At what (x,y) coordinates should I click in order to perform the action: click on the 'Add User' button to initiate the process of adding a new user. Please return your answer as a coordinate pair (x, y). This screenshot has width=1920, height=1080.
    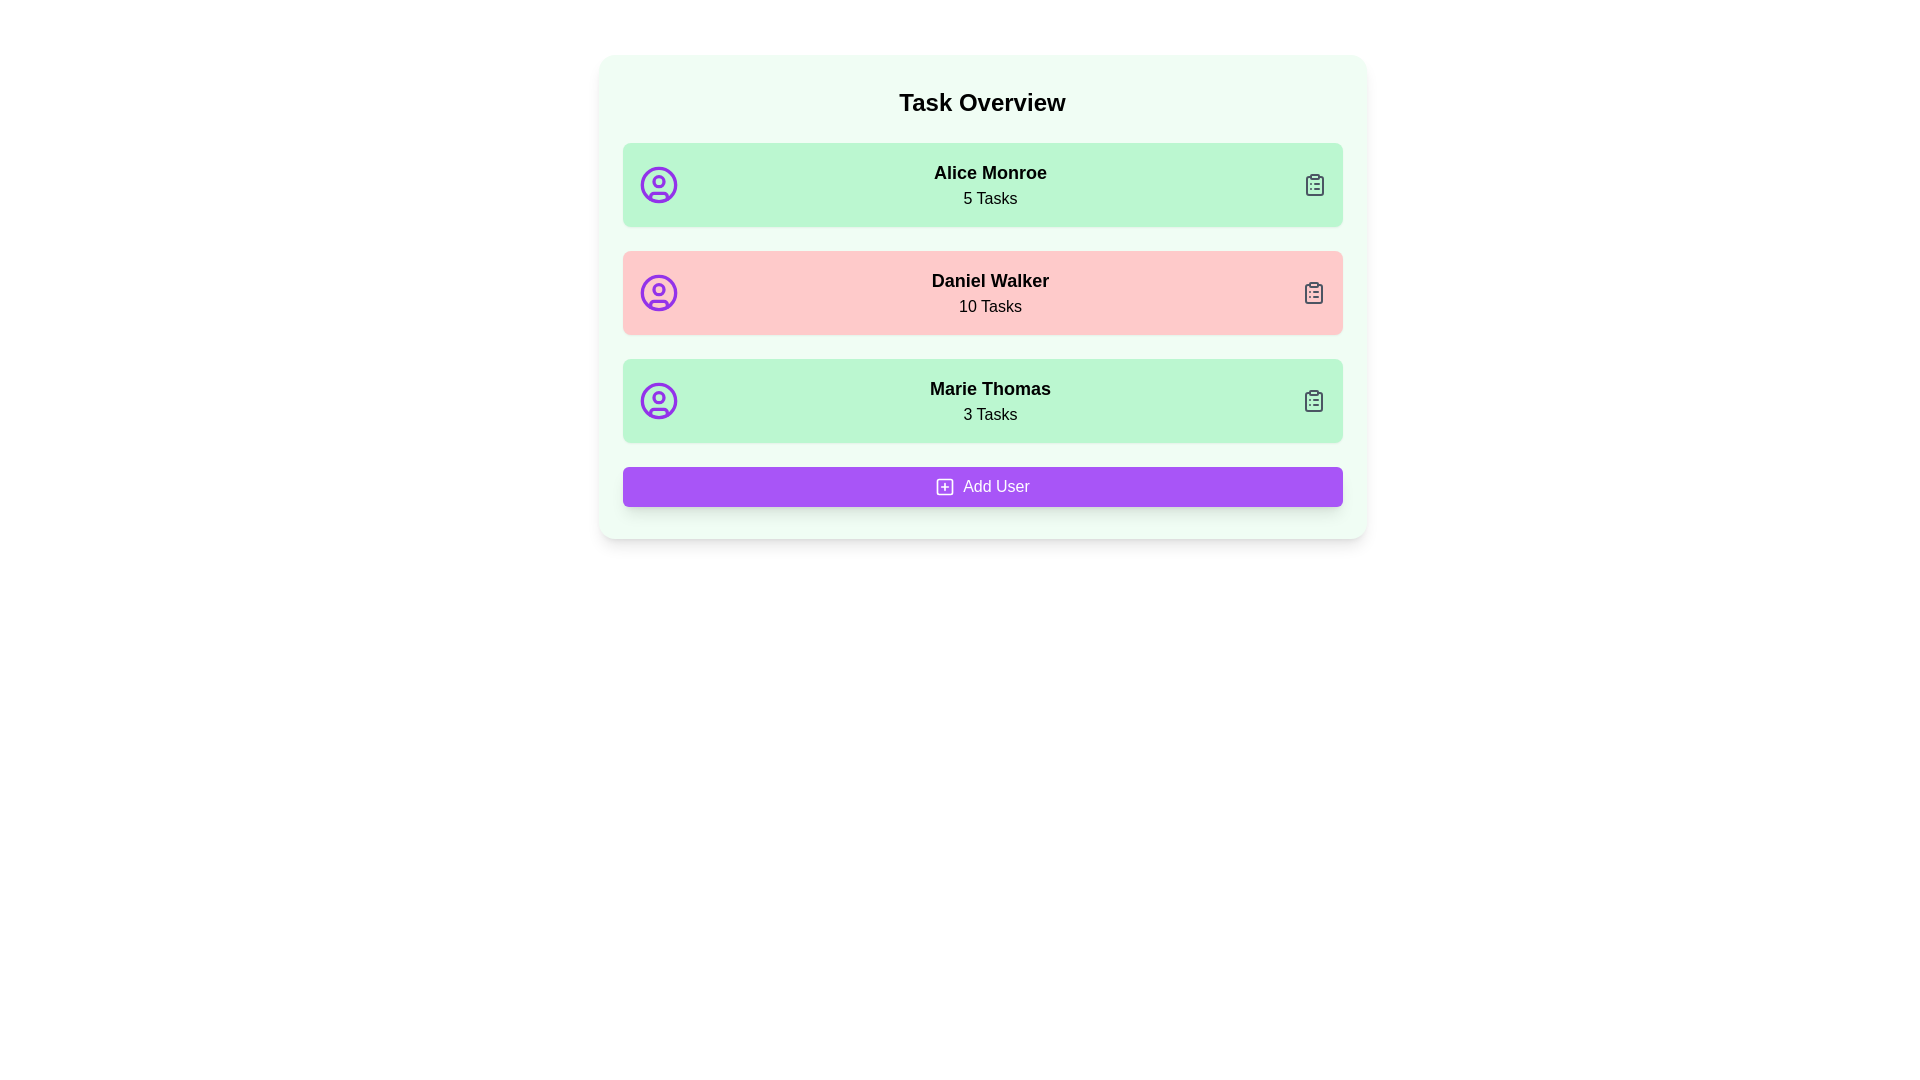
    Looking at the image, I should click on (982, 486).